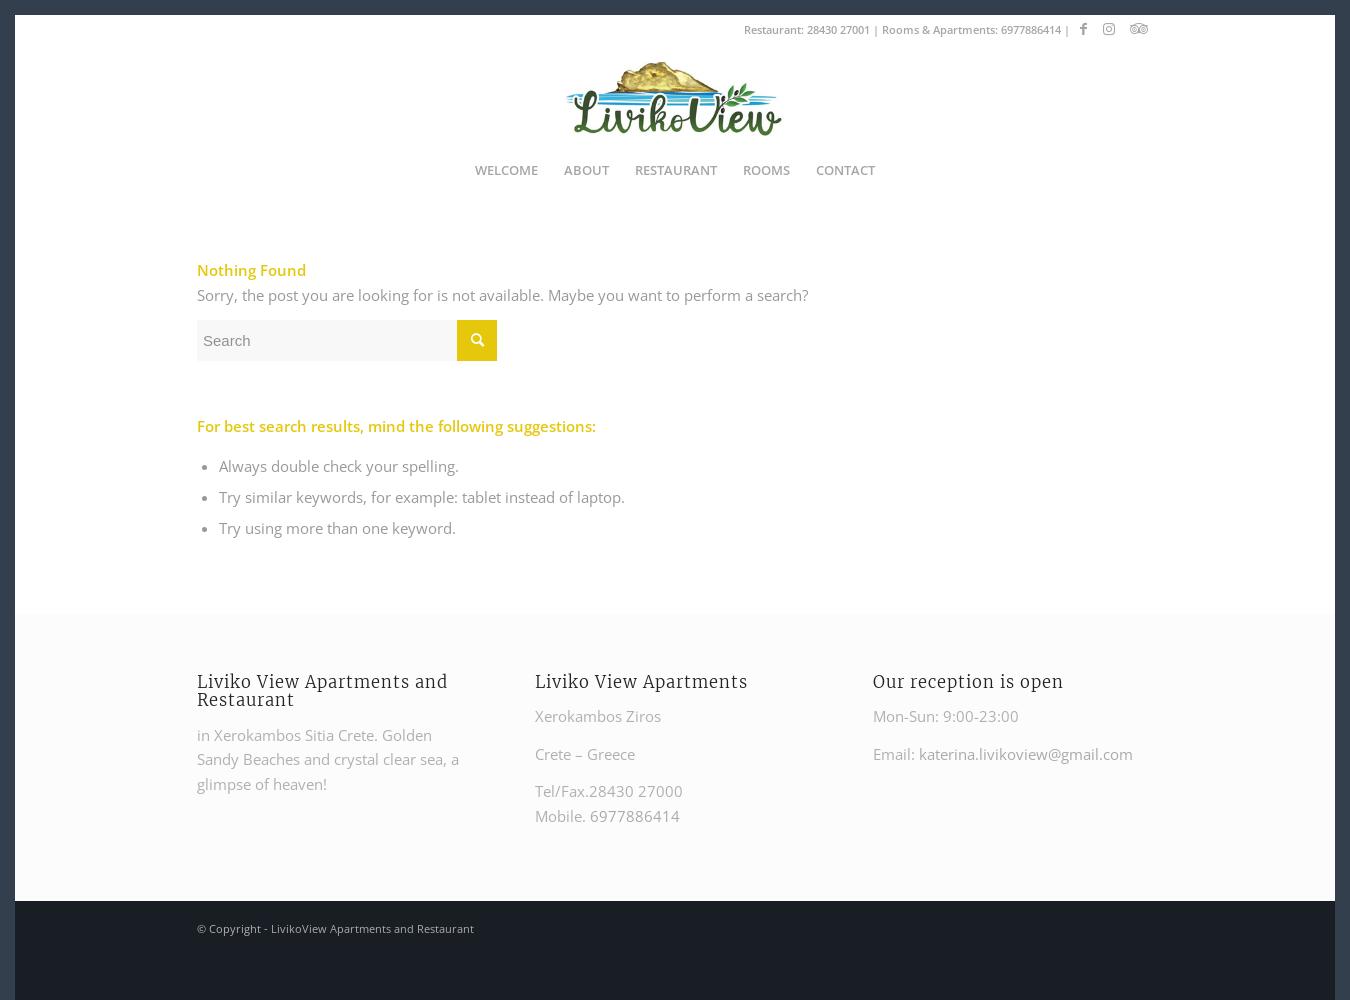 Image resolution: width=1350 pixels, height=1000 pixels. What do you see at coordinates (966, 681) in the screenshot?
I see `'Our reception is open'` at bounding box center [966, 681].